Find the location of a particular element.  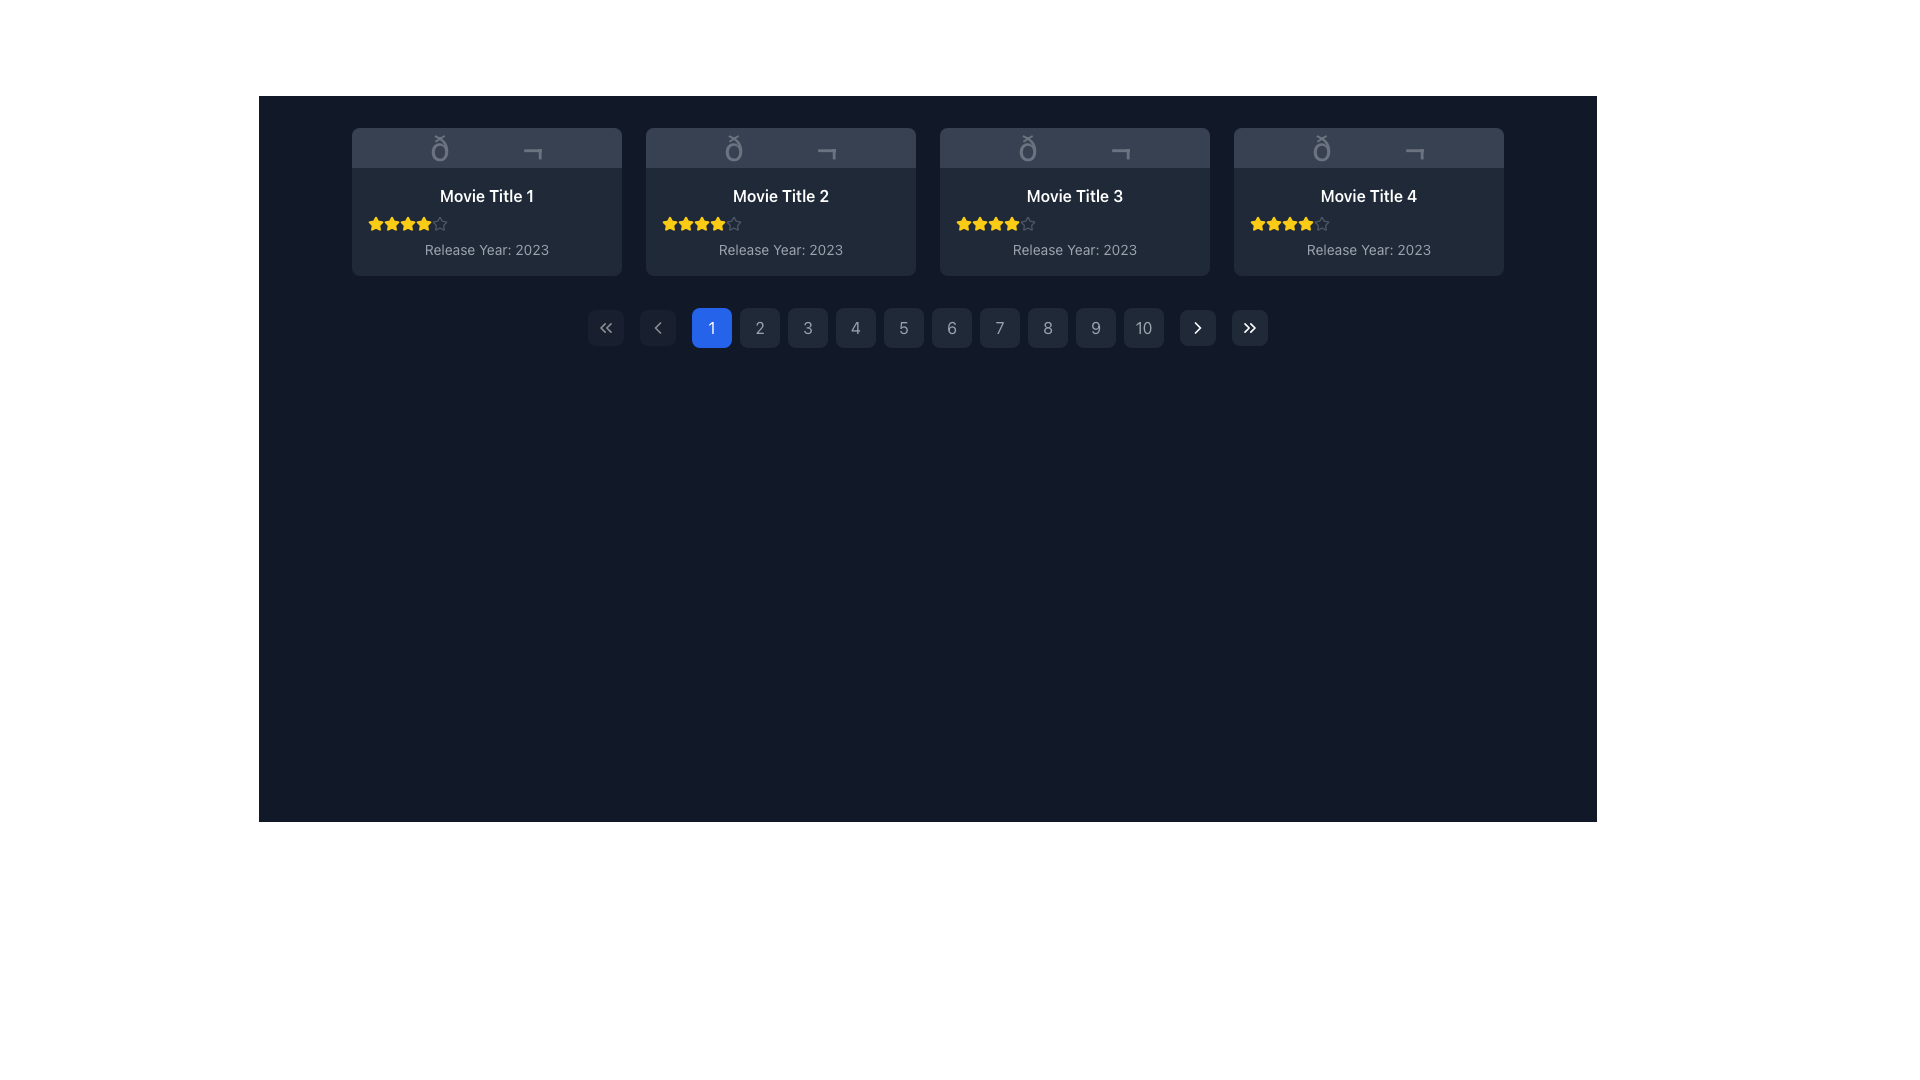

the third star icon in the rating system for 'Movie Title 4' to assign a rating is located at coordinates (1272, 223).